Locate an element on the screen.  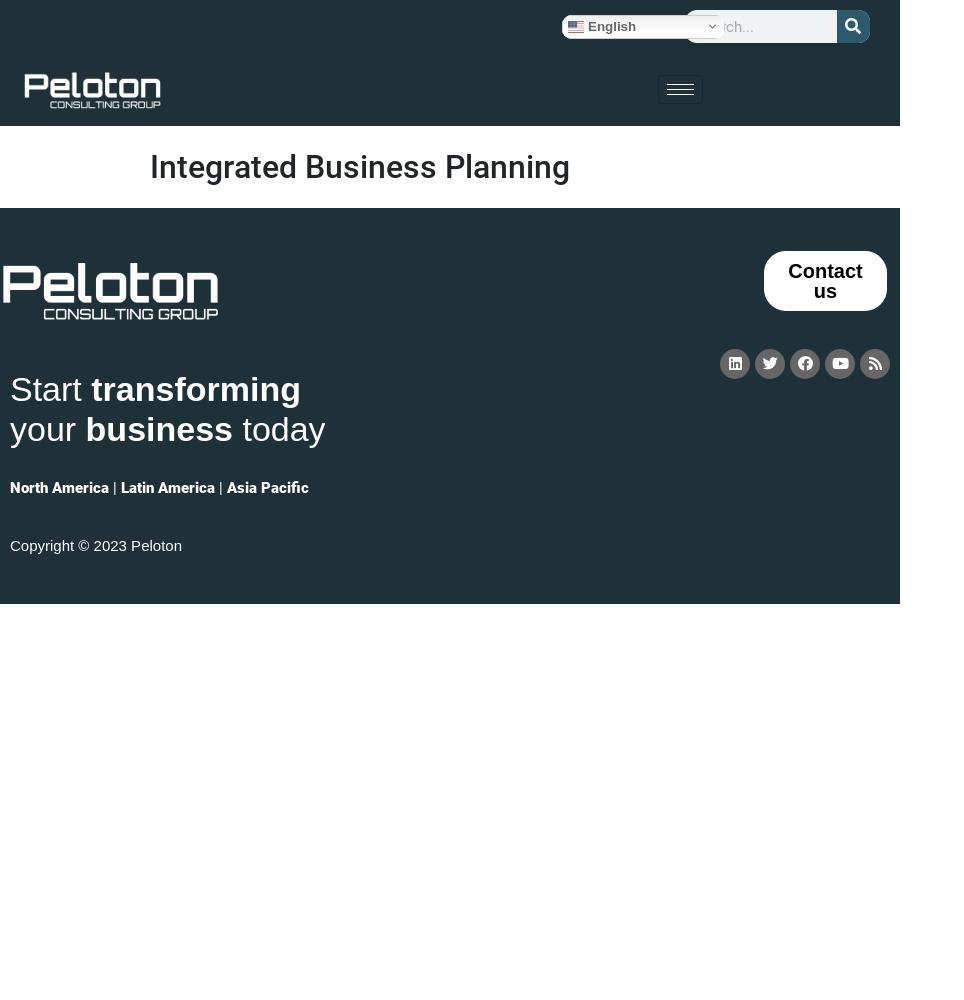
'Integrated Business Planning' is located at coordinates (358, 166).